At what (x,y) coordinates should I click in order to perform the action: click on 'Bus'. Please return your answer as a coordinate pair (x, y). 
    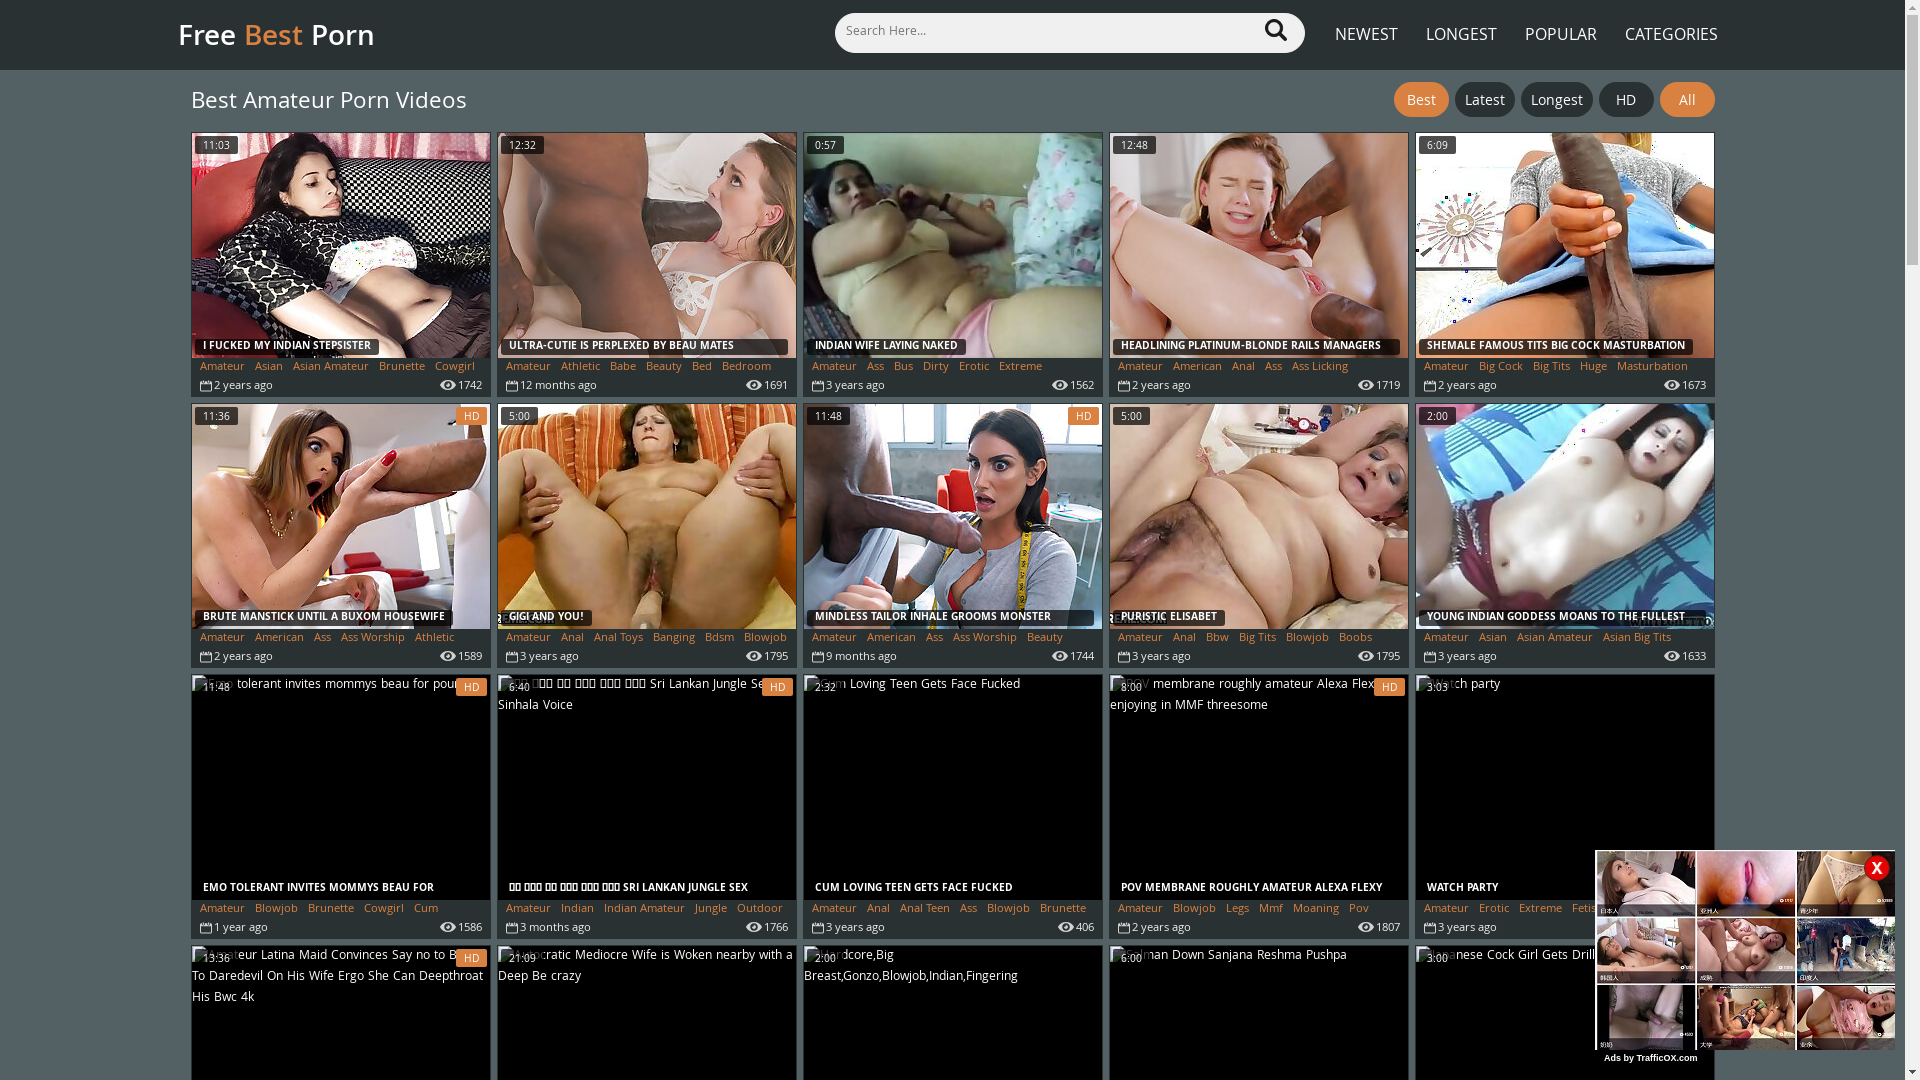
    Looking at the image, I should click on (902, 367).